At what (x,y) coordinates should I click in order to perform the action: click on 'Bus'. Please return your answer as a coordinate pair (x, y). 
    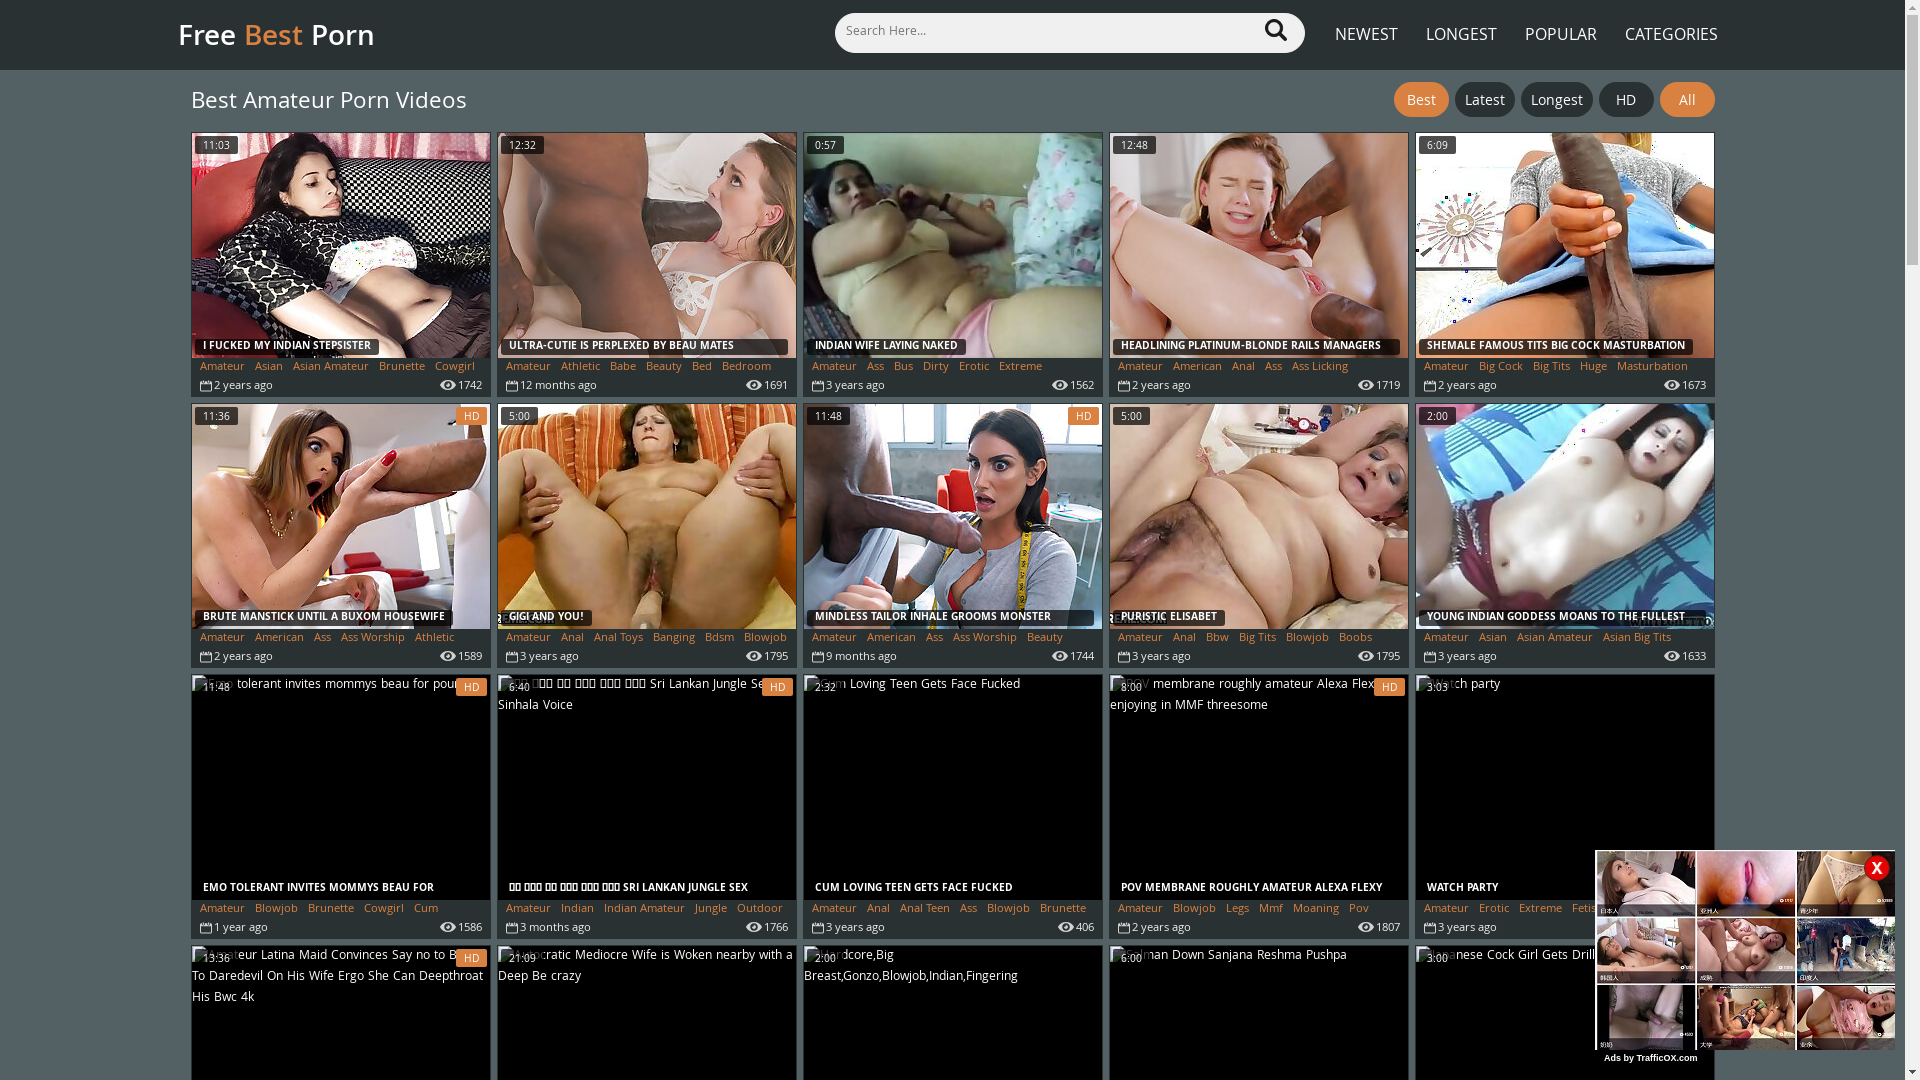
    Looking at the image, I should click on (902, 367).